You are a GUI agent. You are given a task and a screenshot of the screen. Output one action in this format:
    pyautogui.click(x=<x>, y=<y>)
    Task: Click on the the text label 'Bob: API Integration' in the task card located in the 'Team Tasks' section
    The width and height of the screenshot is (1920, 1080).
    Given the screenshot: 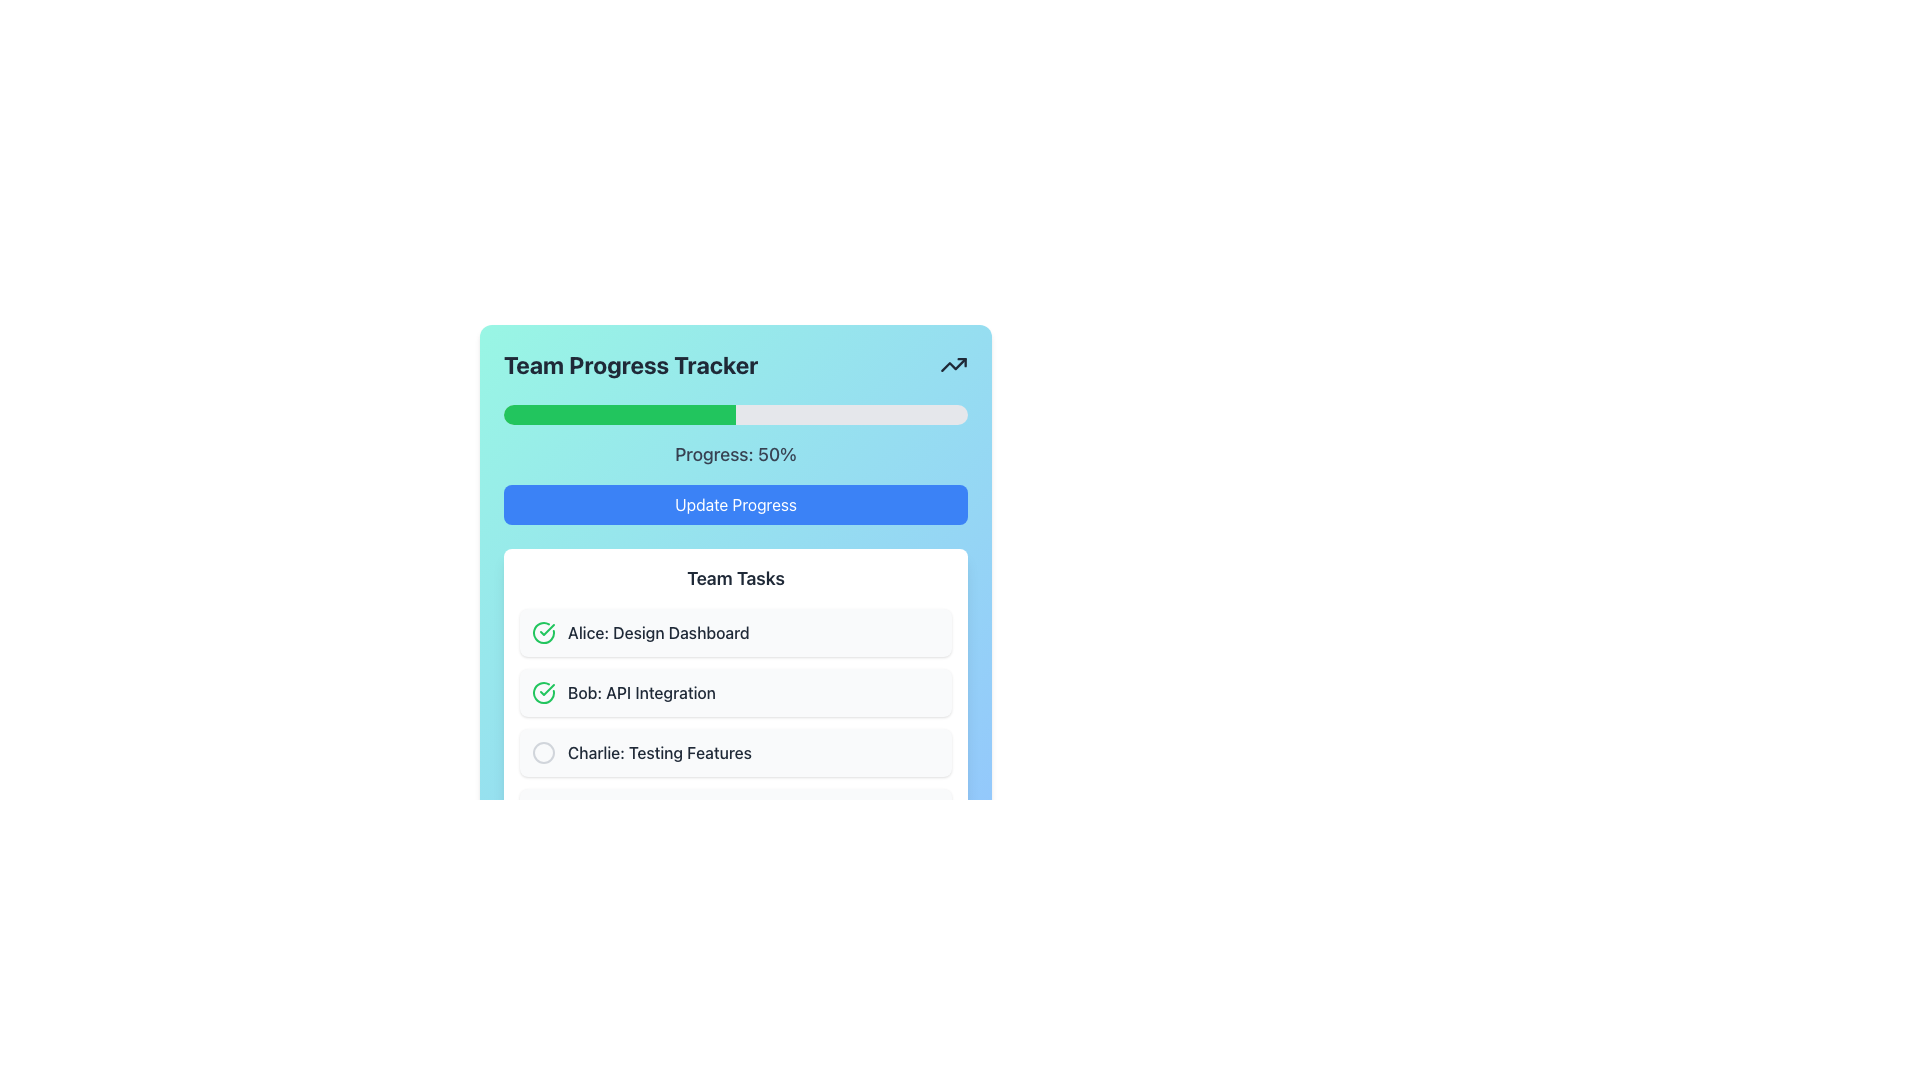 What is the action you would take?
    pyautogui.click(x=642, y=692)
    